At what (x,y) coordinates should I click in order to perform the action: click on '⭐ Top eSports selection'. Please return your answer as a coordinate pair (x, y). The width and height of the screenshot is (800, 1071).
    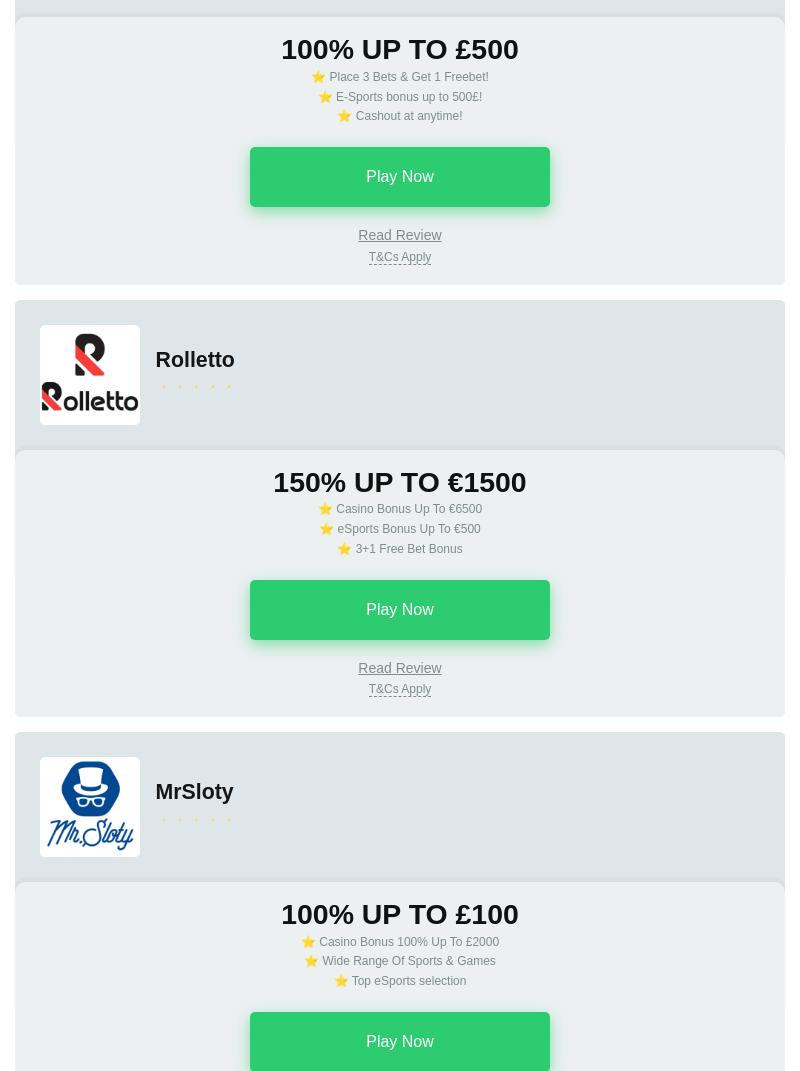
    Looking at the image, I should click on (398, 980).